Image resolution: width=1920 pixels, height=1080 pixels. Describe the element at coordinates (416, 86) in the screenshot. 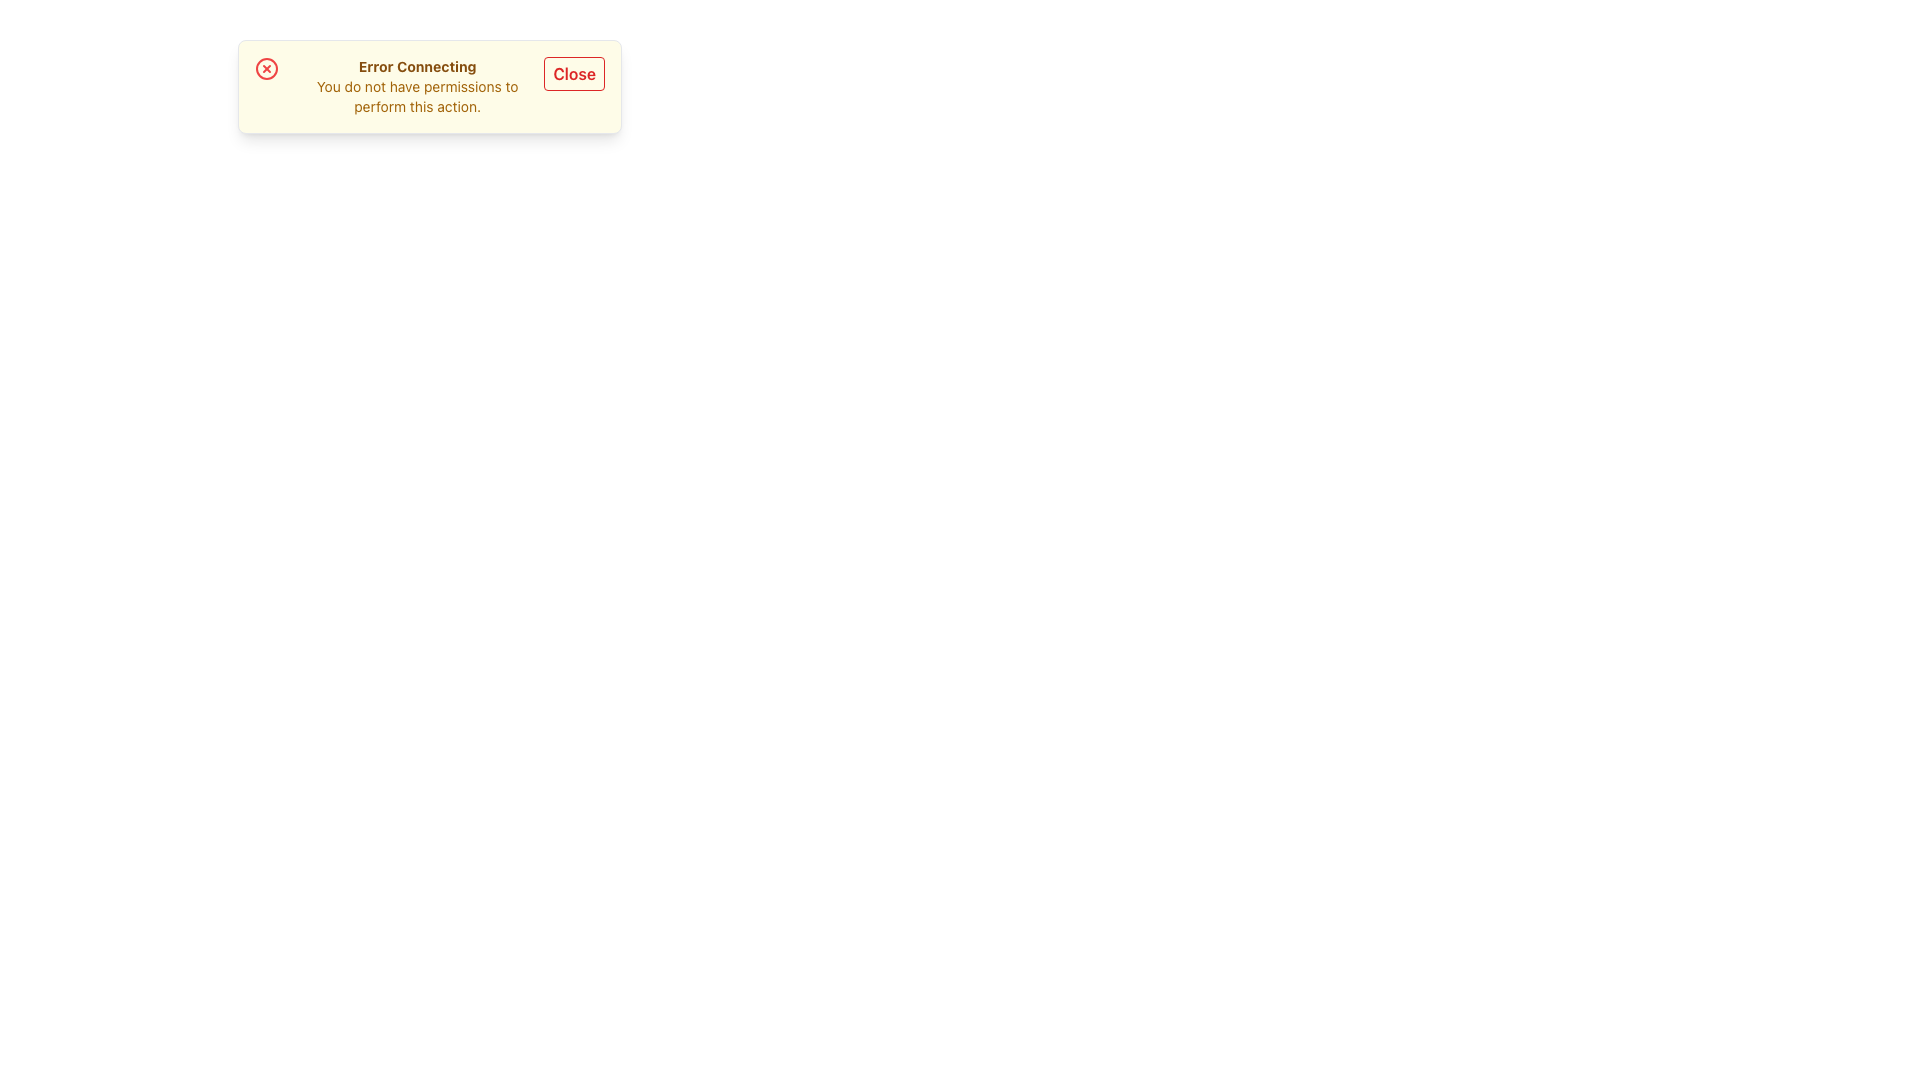

I see `the warning message text label displaying 'Error Connecting' with the description 'You do not have permissions to perform this action.'` at that location.